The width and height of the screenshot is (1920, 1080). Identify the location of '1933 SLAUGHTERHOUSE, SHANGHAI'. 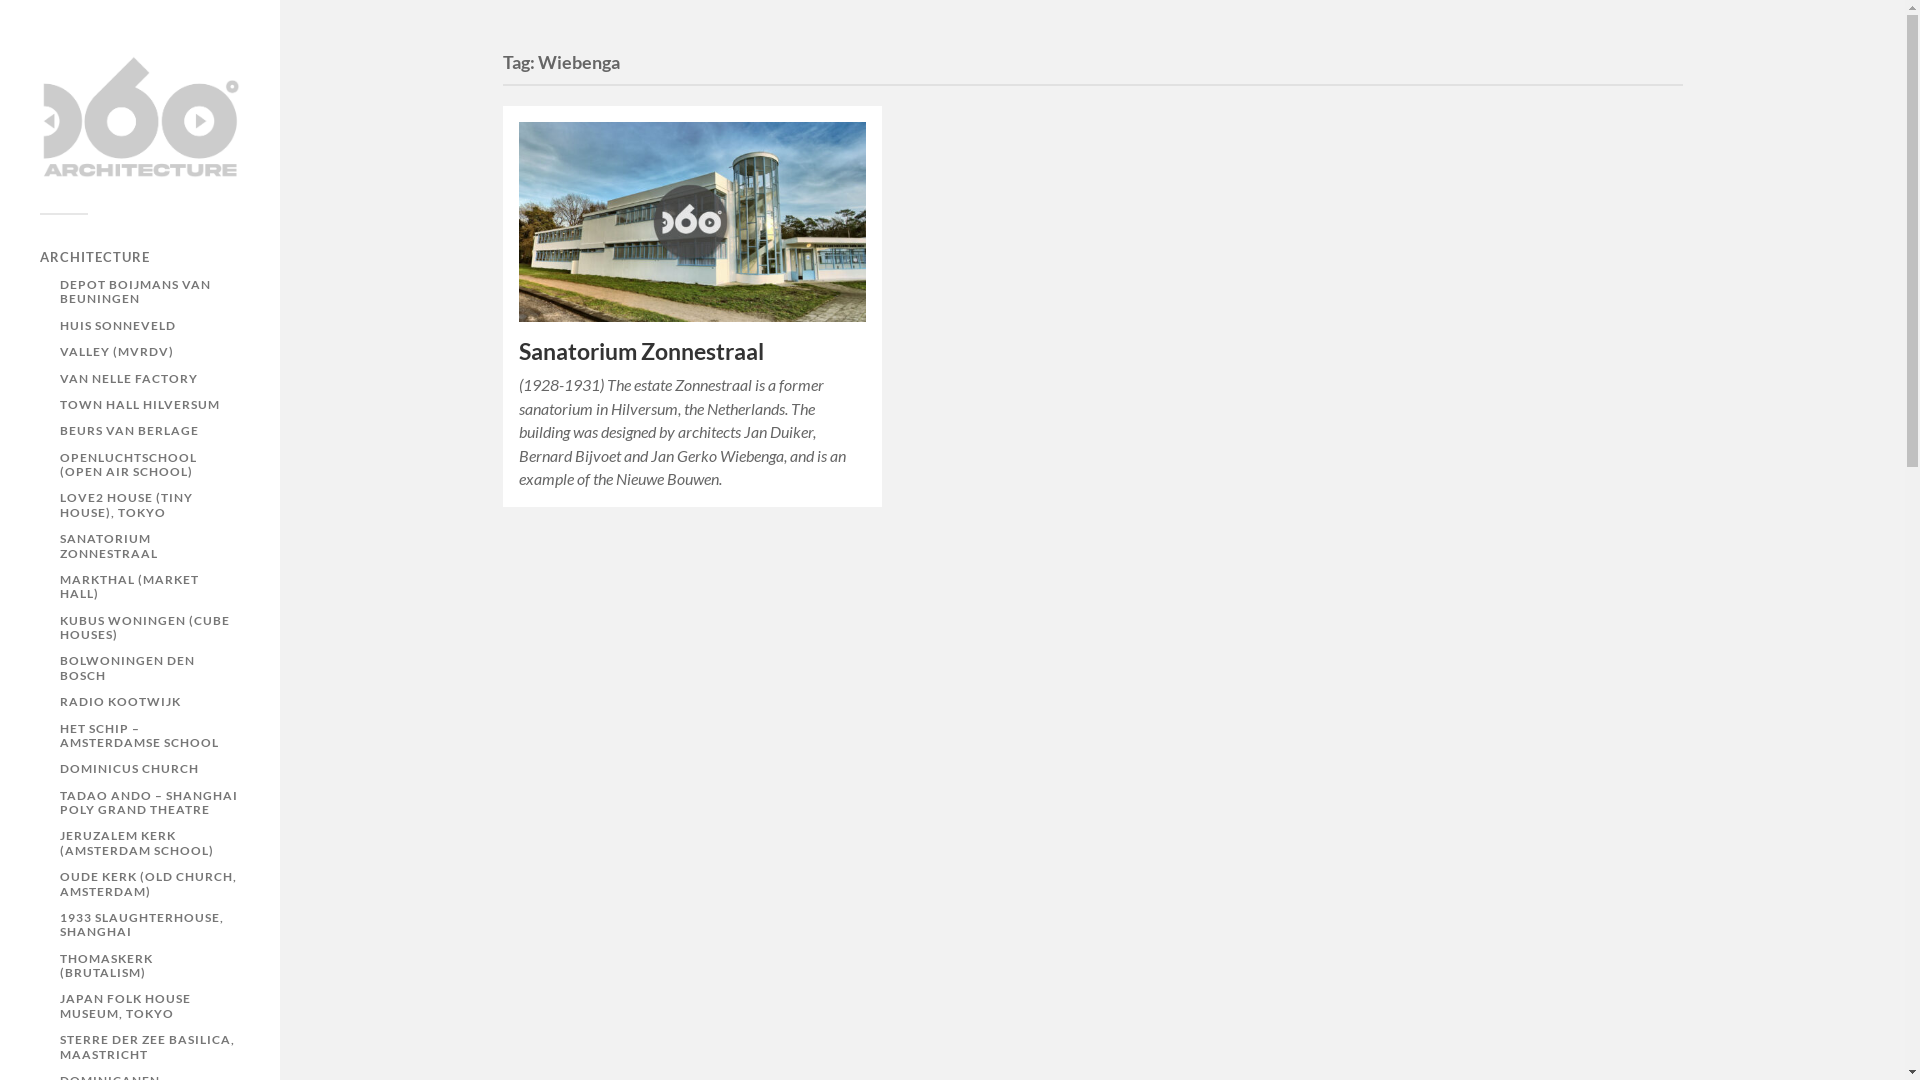
(141, 924).